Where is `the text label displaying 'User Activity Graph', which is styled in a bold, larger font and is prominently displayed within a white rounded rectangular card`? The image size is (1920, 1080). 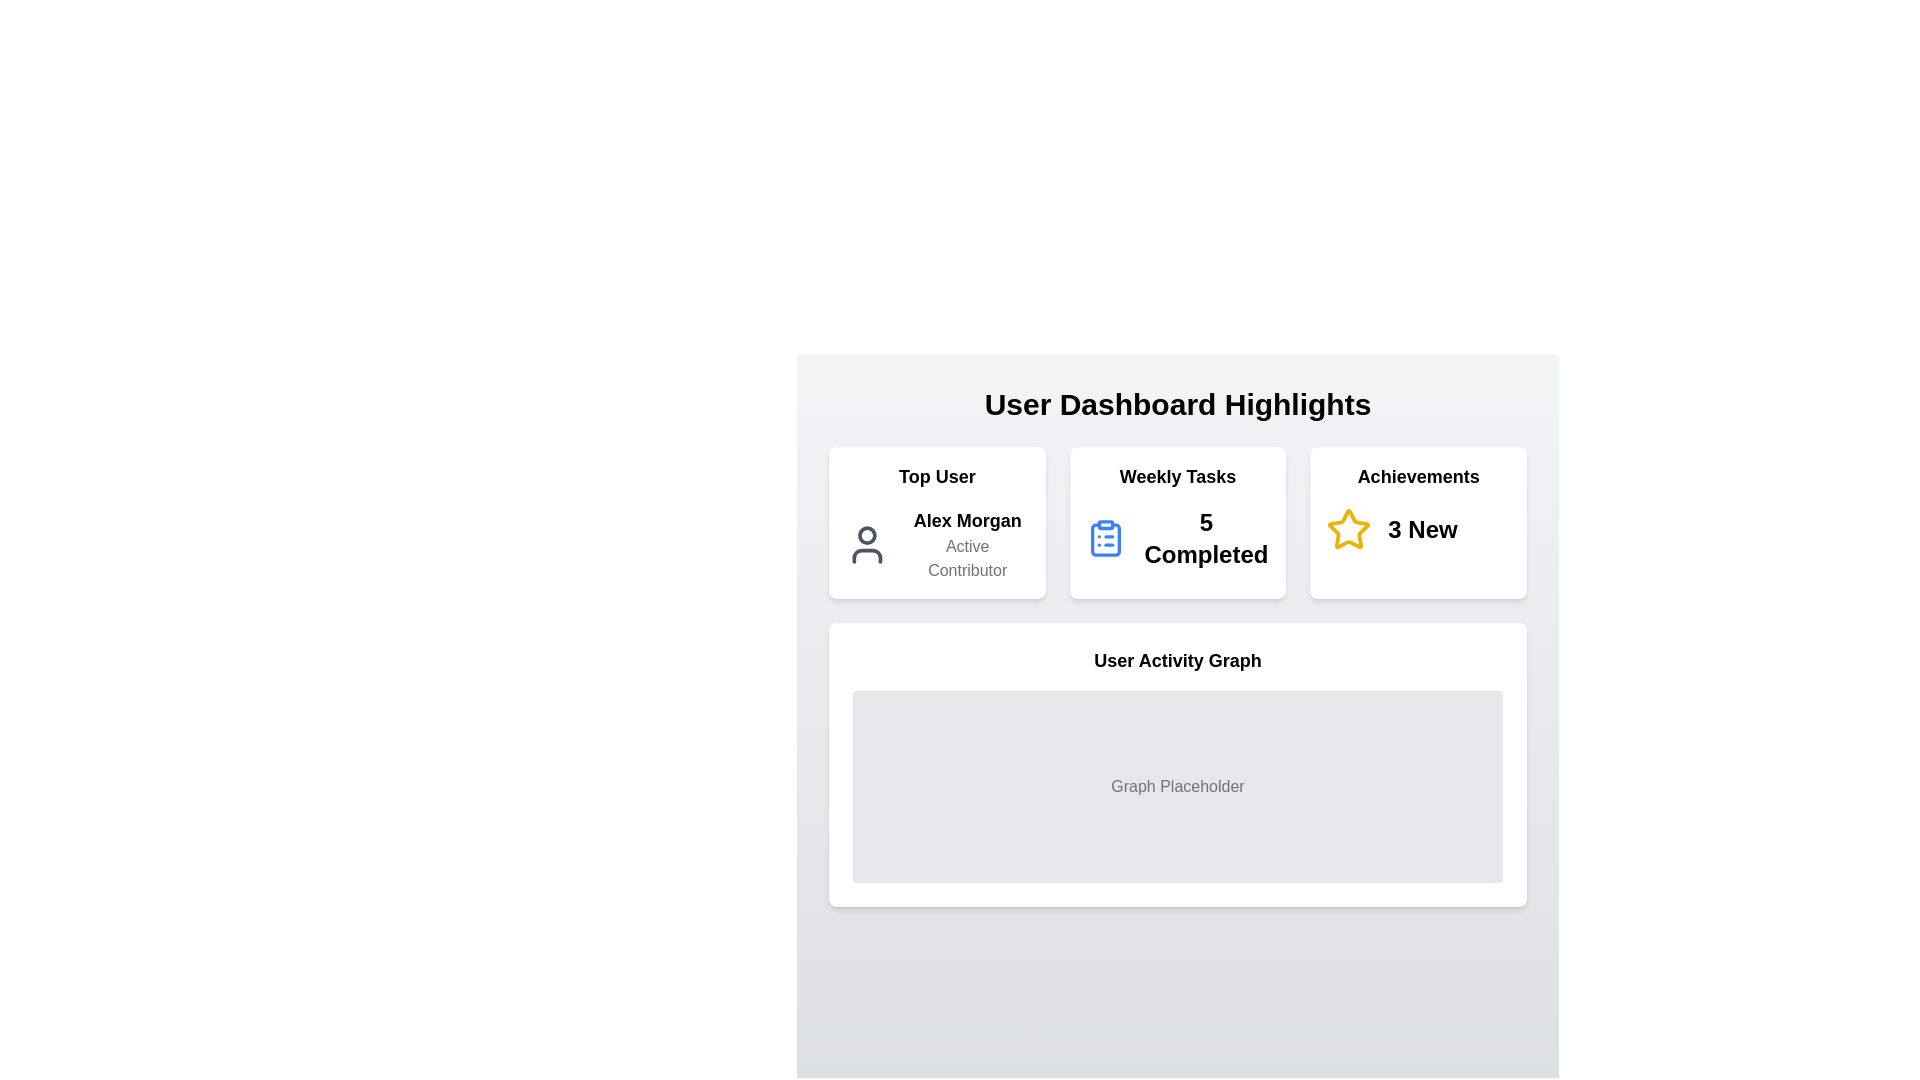
the text label displaying 'User Activity Graph', which is styled in a bold, larger font and is prominently displayed within a white rounded rectangular card is located at coordinates (1177, 660).